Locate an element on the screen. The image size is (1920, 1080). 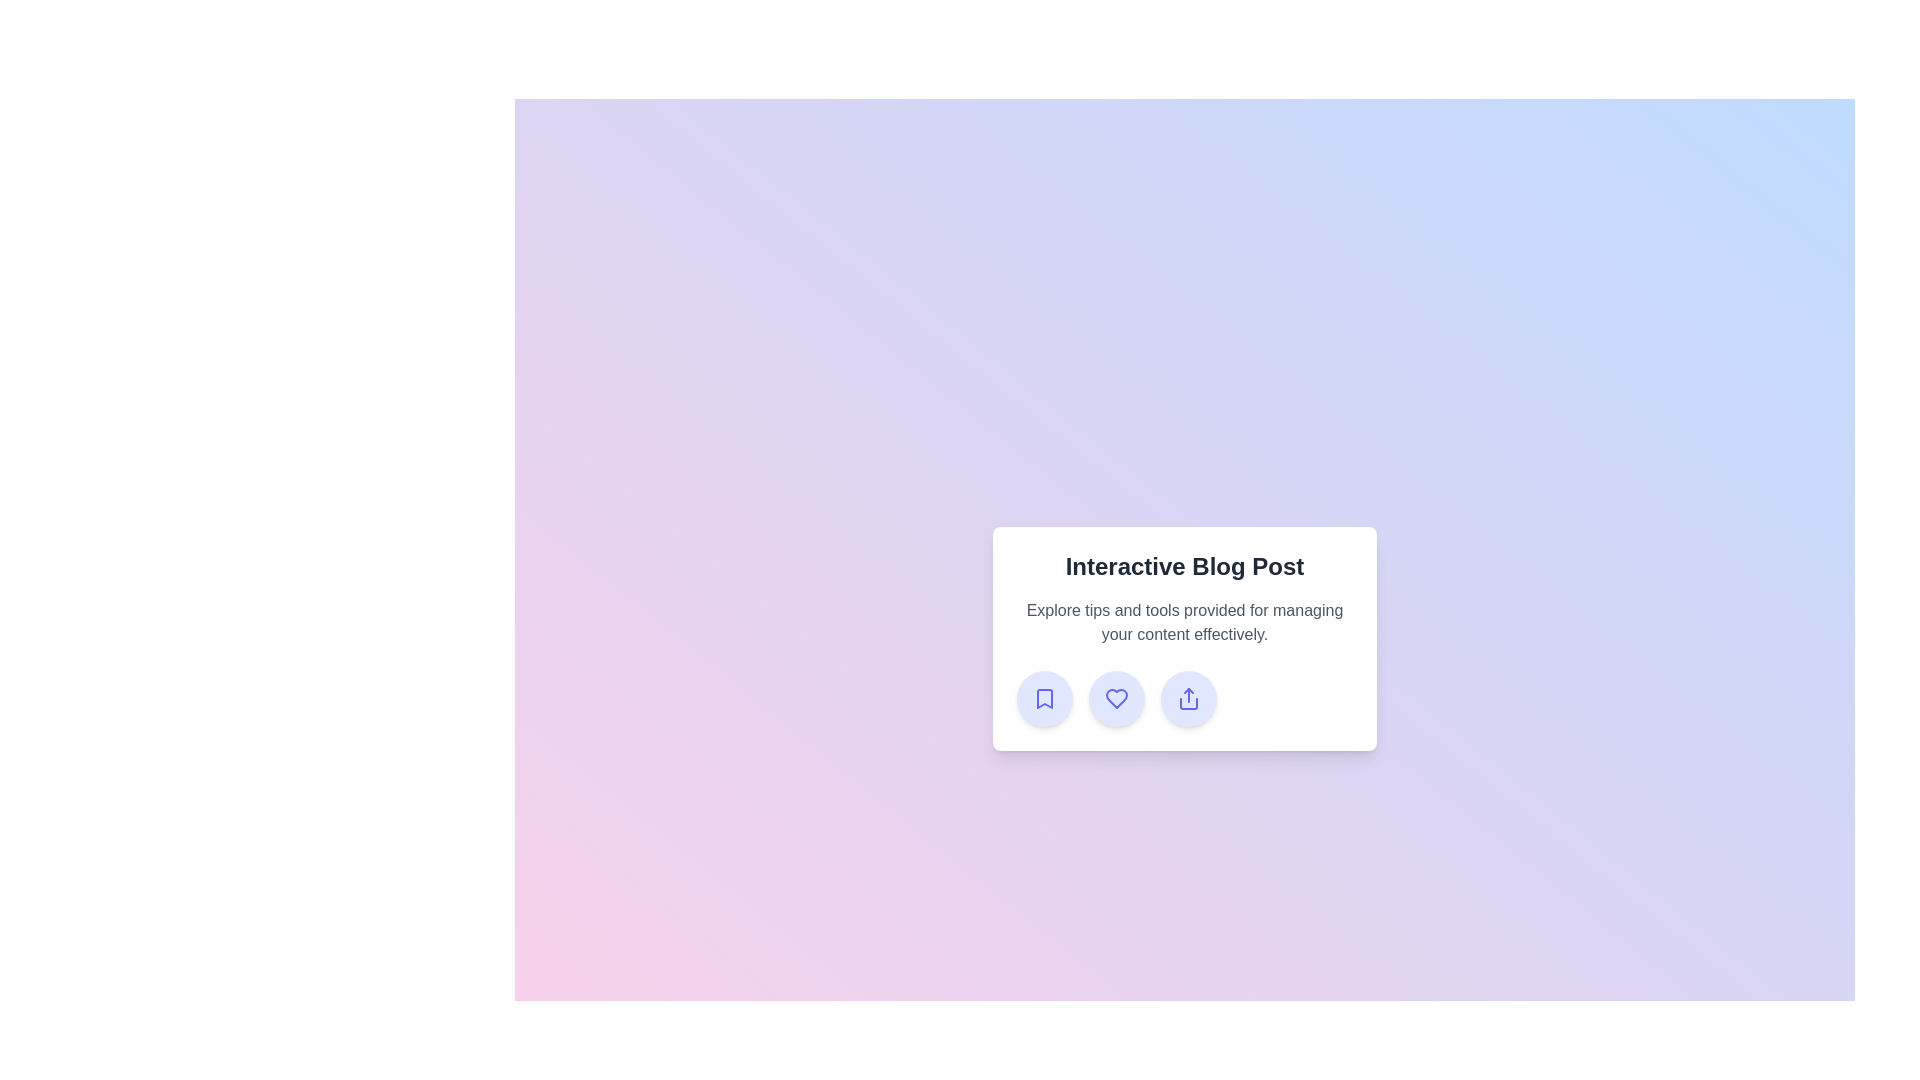
the first circular button on the left, which contains a bookmark SVG icon is located at coordinates (1044, 697).